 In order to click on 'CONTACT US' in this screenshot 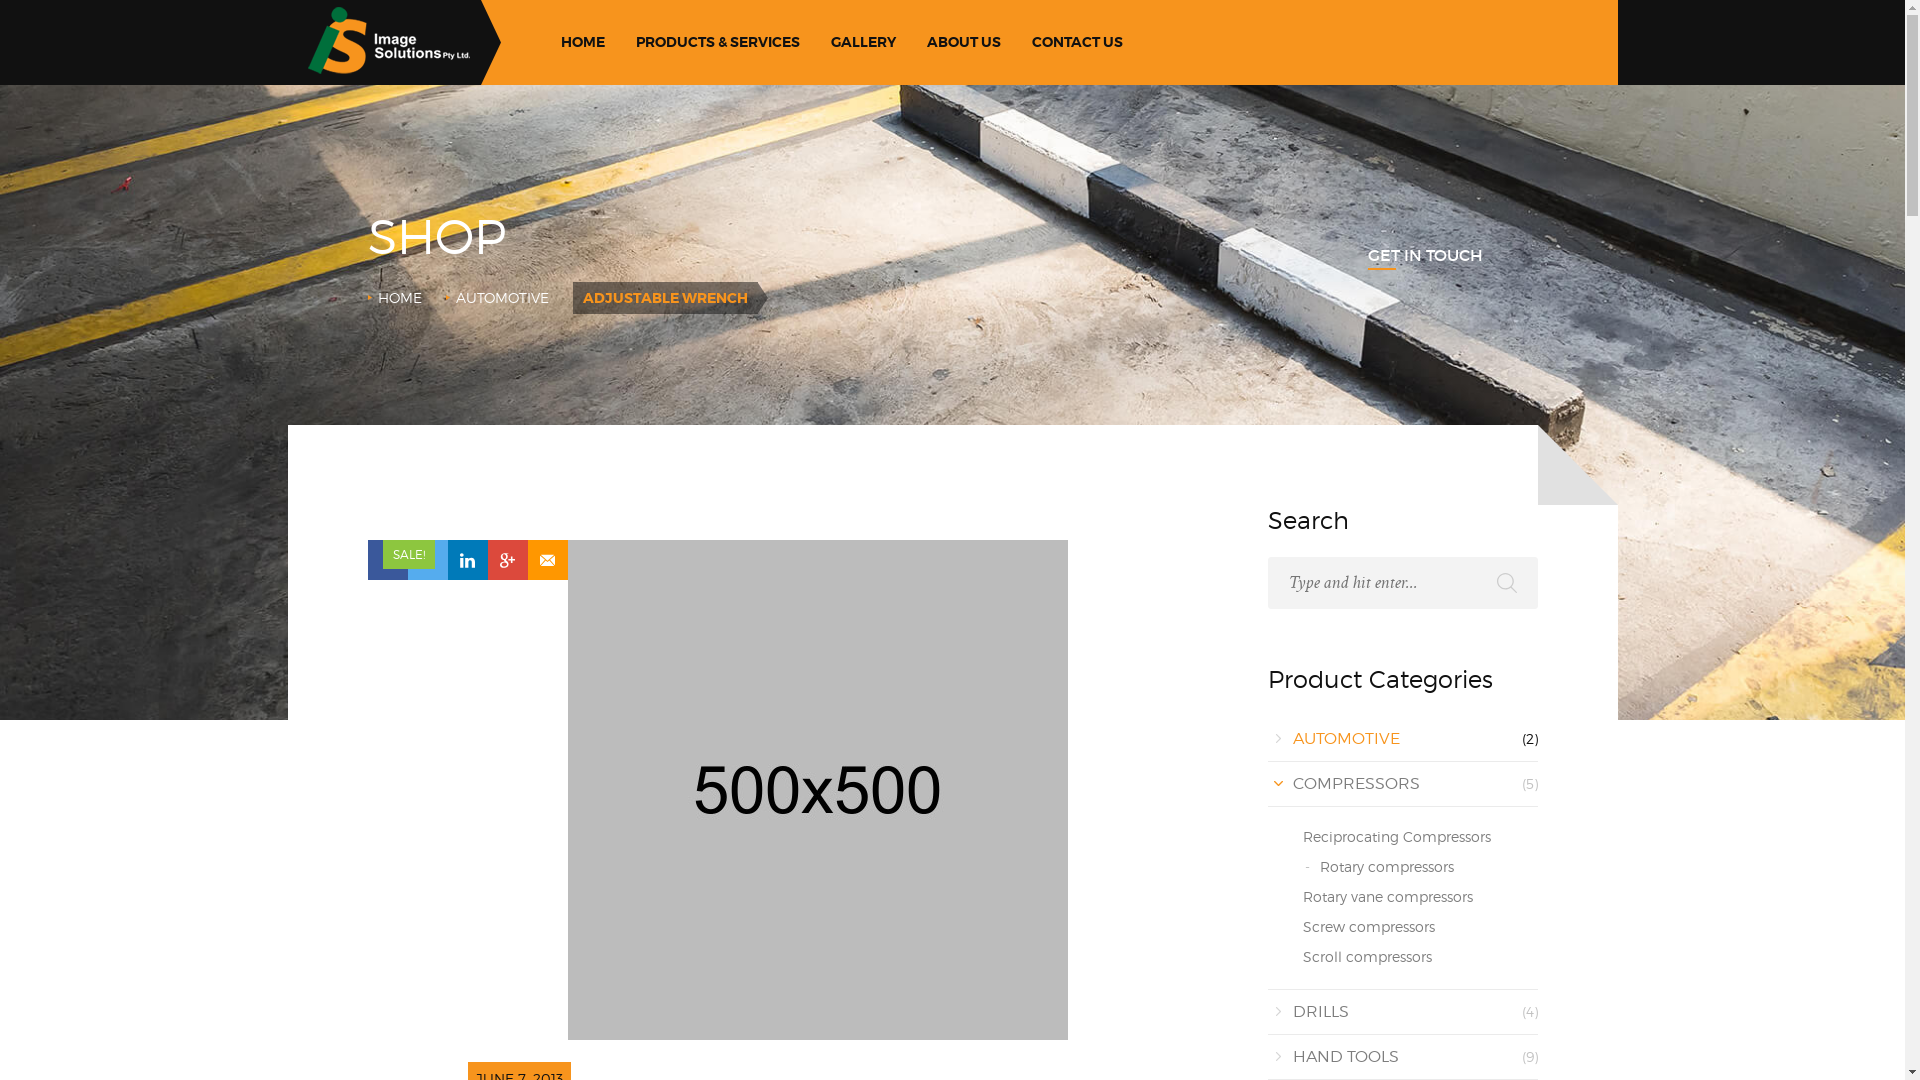, I will do `click(1022, 42)`.